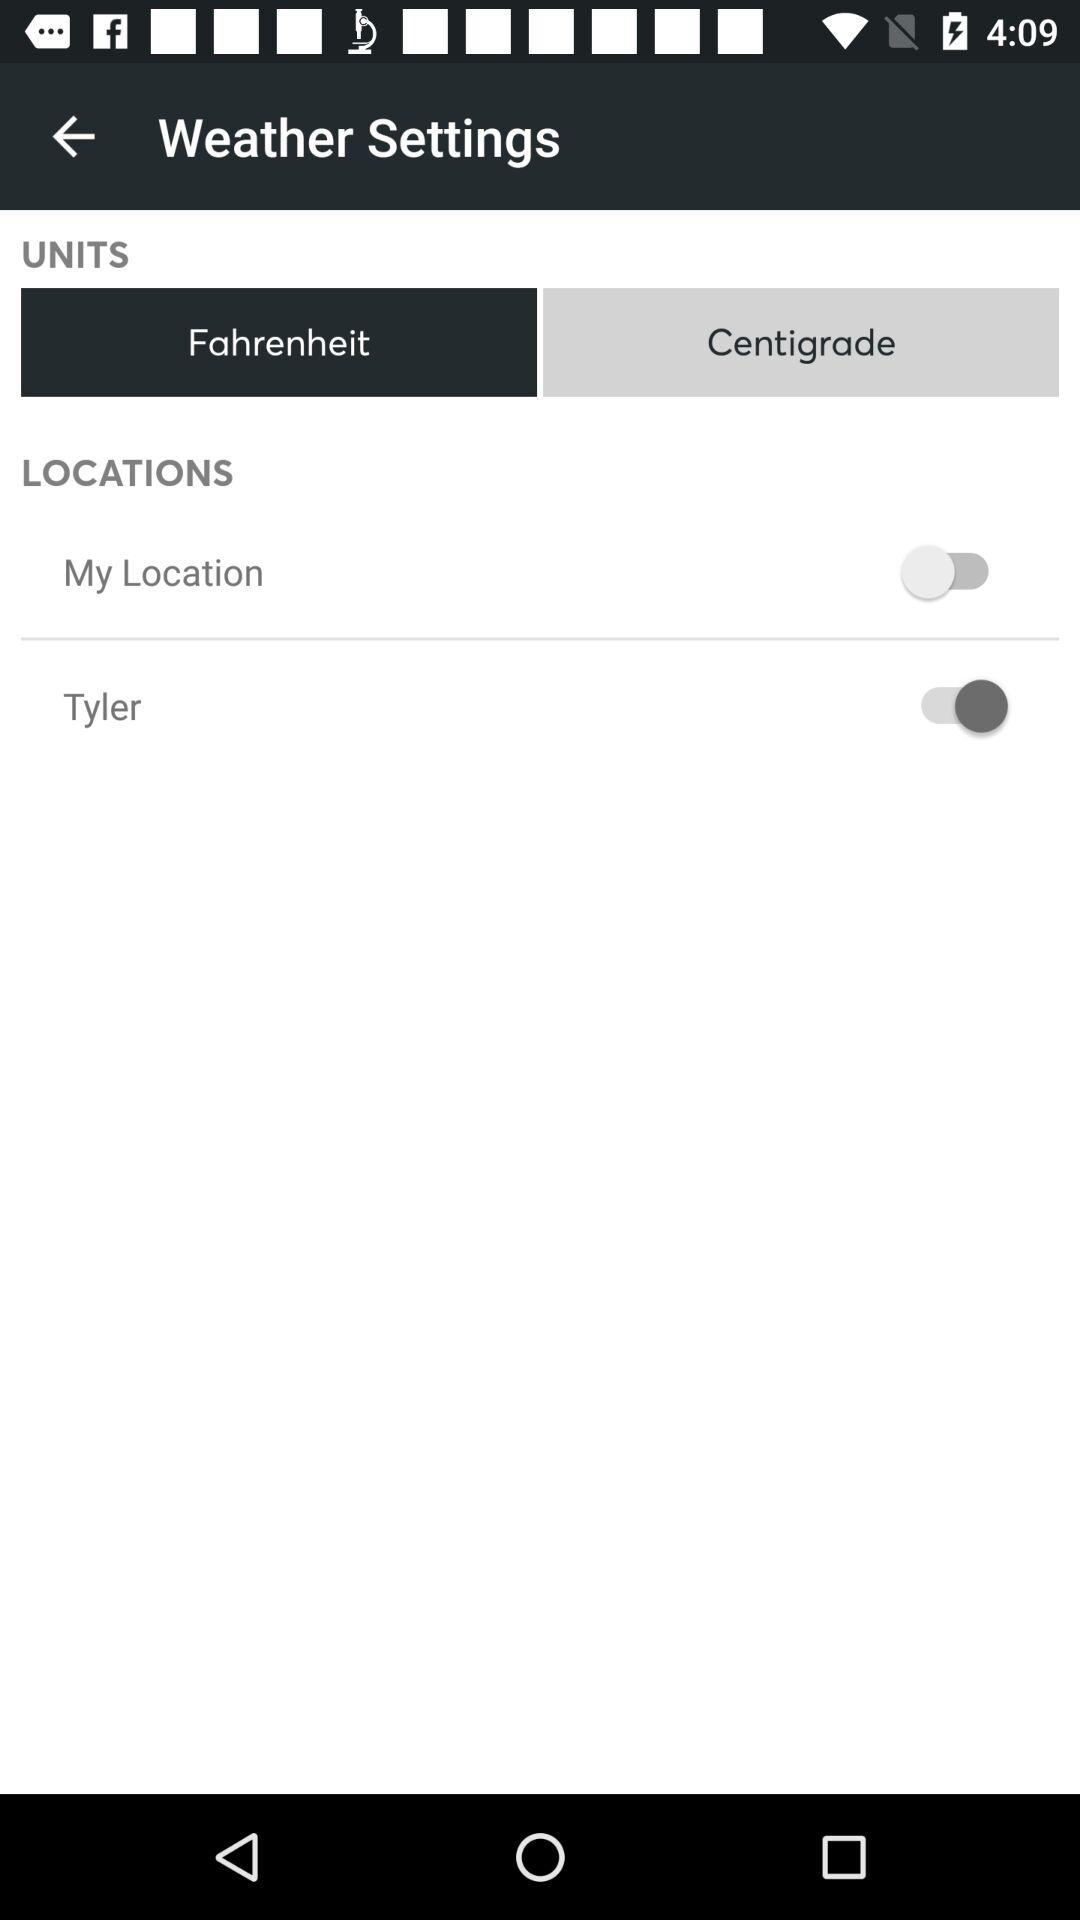 This screenshot has height=1920, width=1080. What do you see at coordinates (162, 570) in the screenshot?
I see `icon below the locations icon` at bounding box center [162, 570].